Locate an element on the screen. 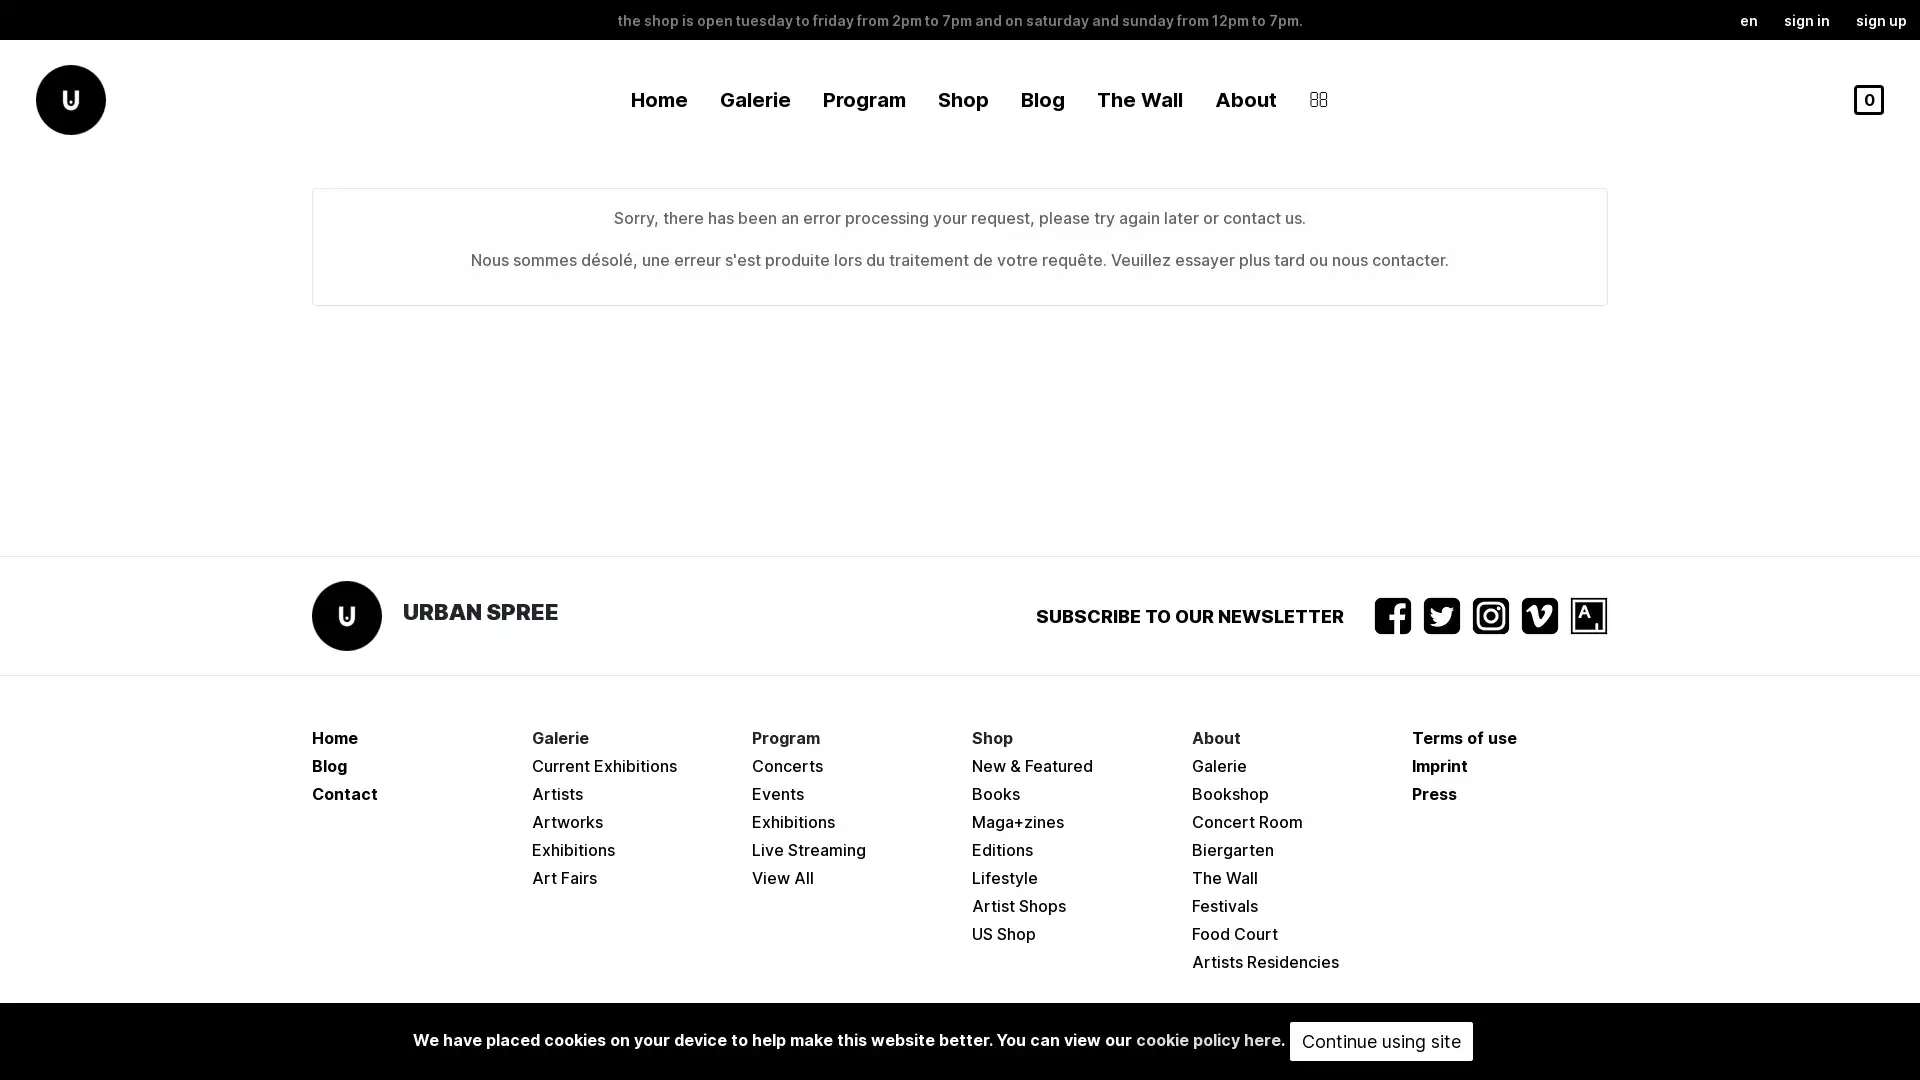  en is located at coordinates (1747, 19).